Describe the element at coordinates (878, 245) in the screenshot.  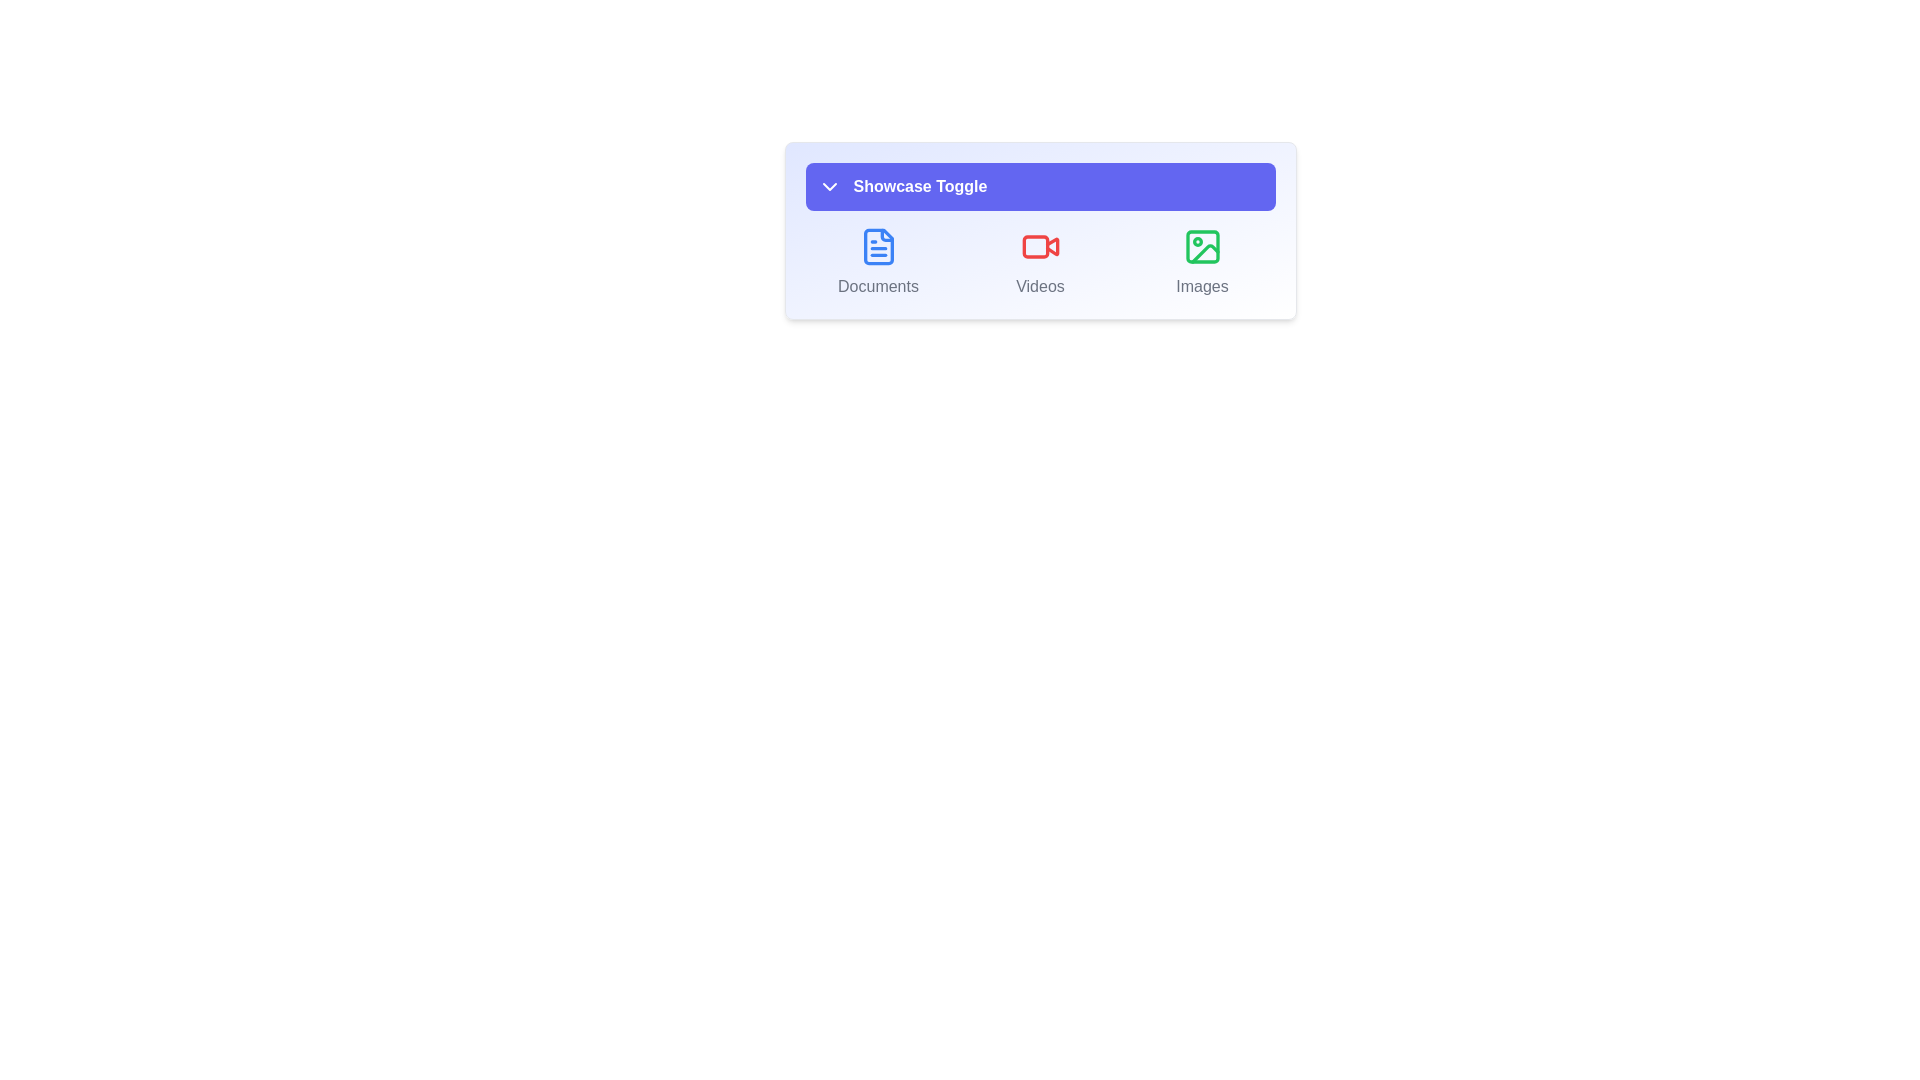
I see `the leftmost icon labeled 'Documents' in the top-center section of the application interface` at that location.